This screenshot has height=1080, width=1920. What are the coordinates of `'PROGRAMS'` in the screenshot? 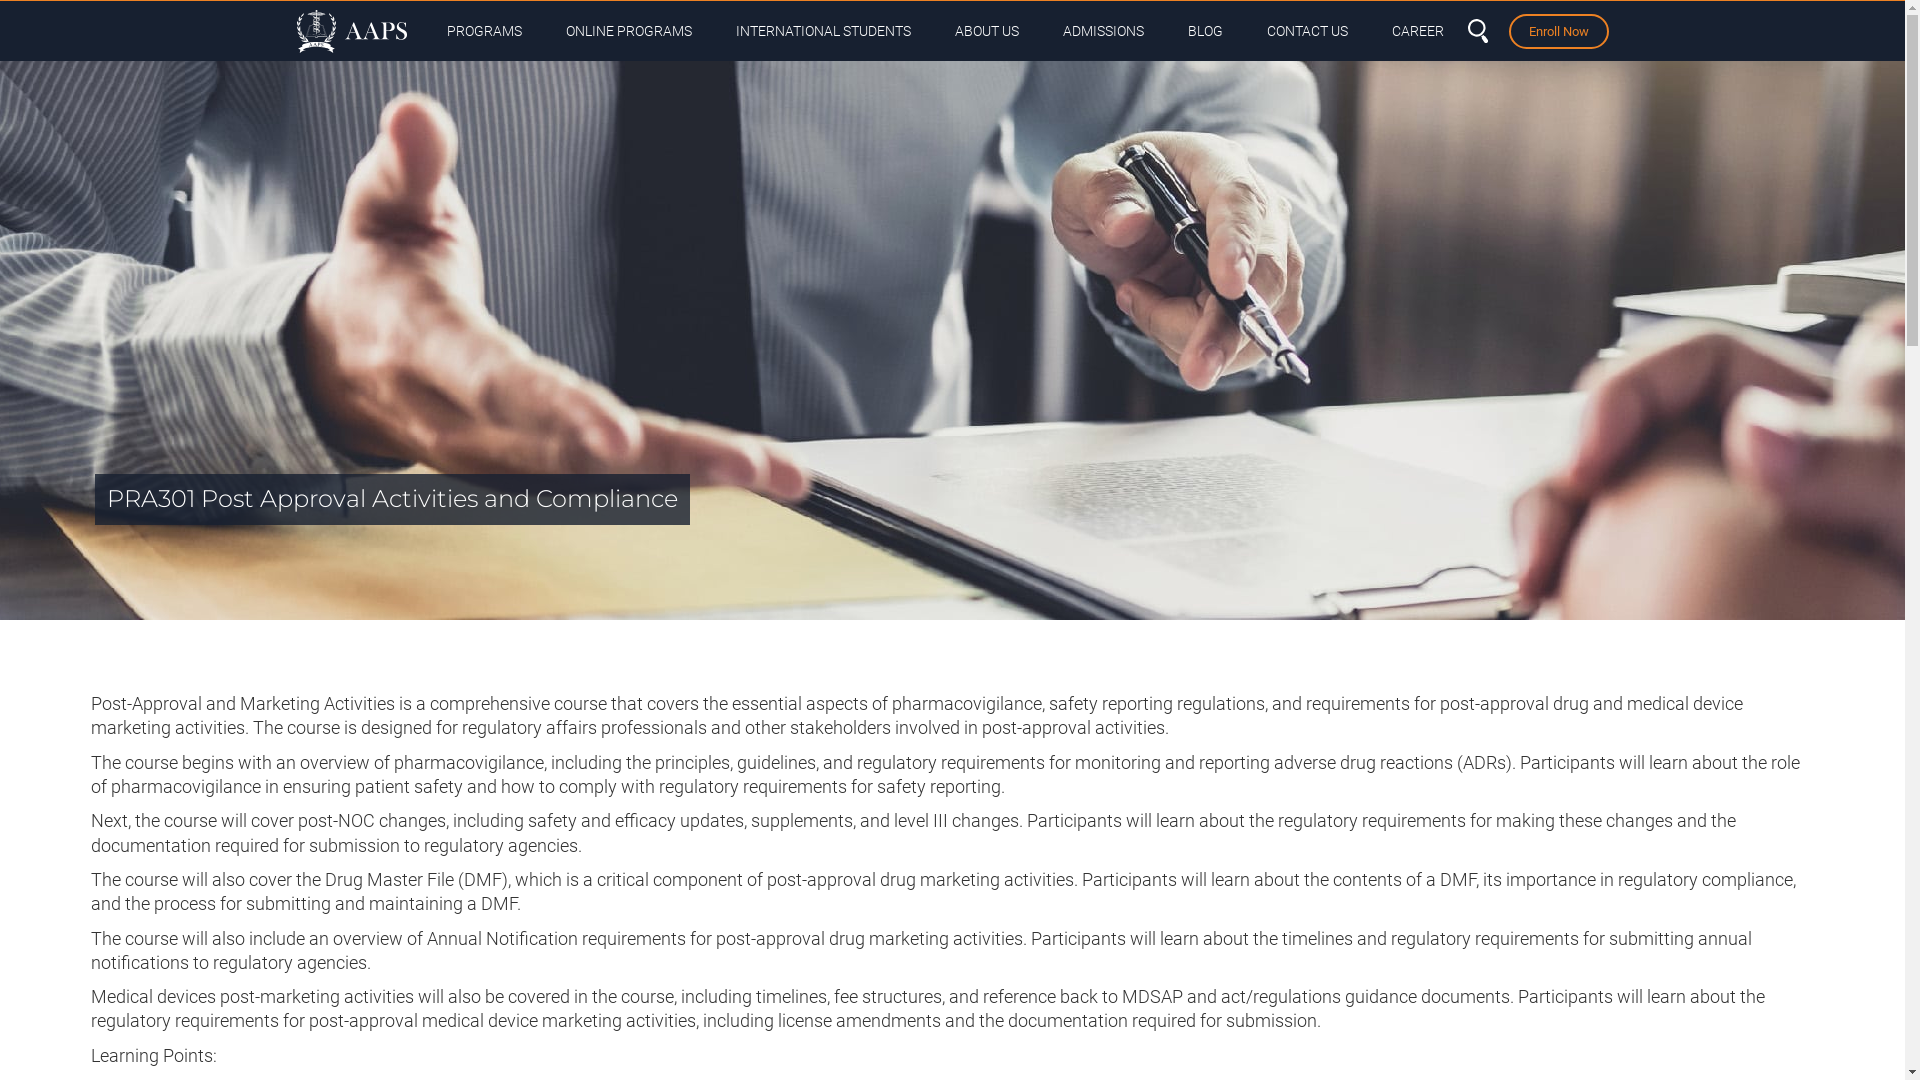 It's located at (483, 30).